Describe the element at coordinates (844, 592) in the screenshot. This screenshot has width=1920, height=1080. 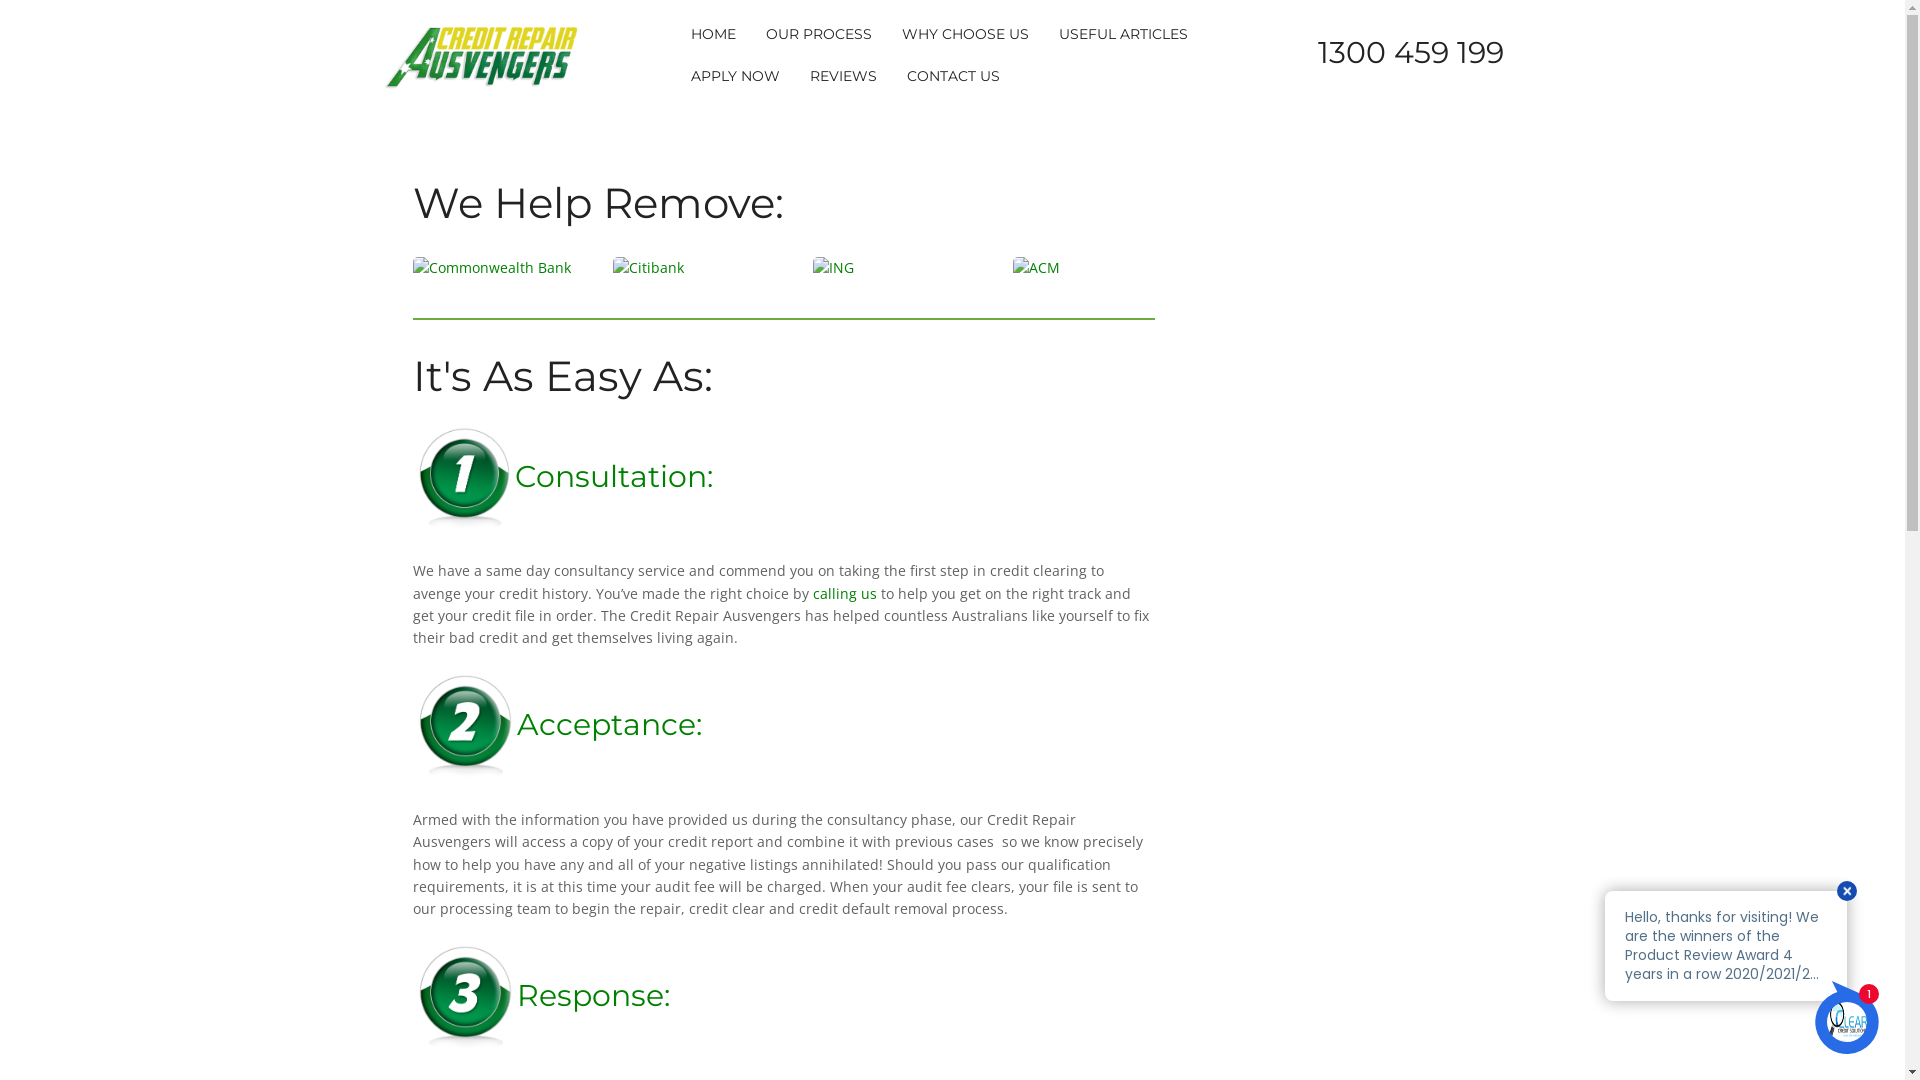
I see `'calling us'` at that location.